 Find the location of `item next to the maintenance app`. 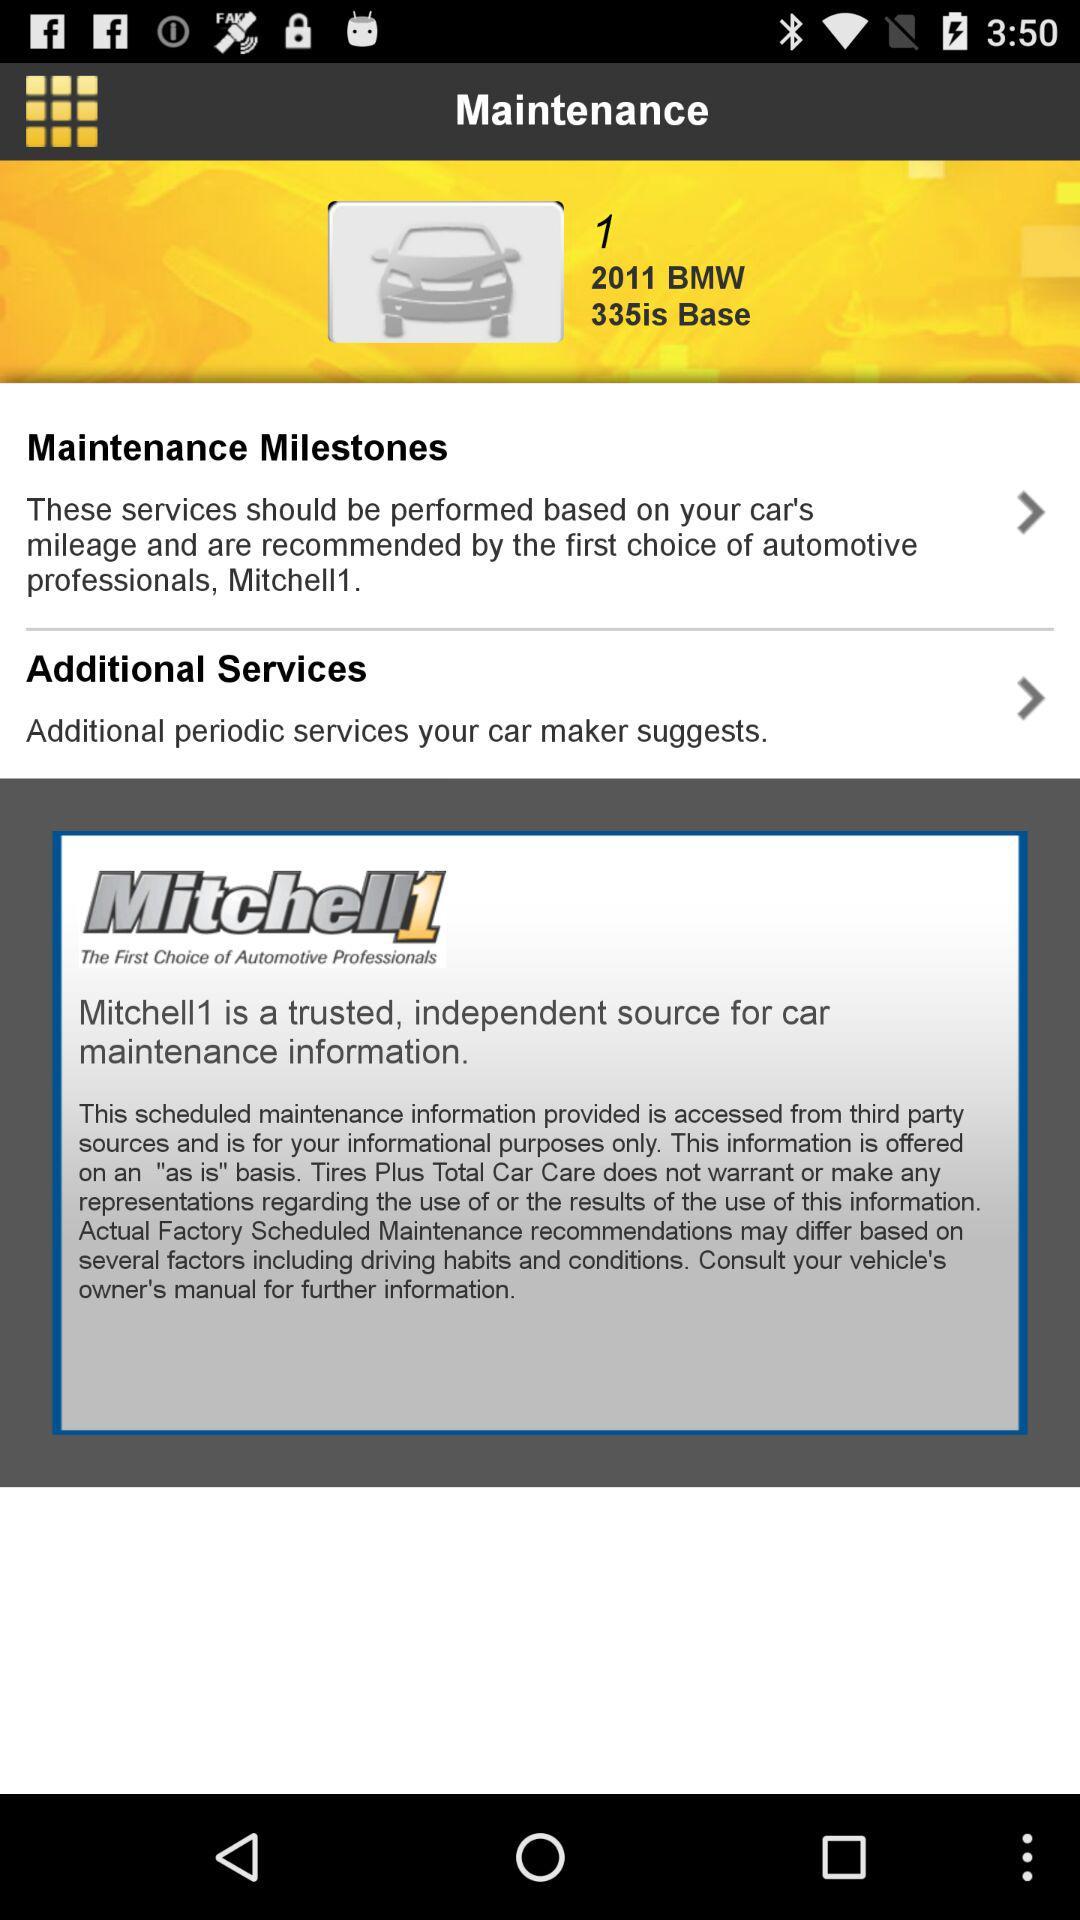

item next to the maintenance app is located at coordinates (60, 110).